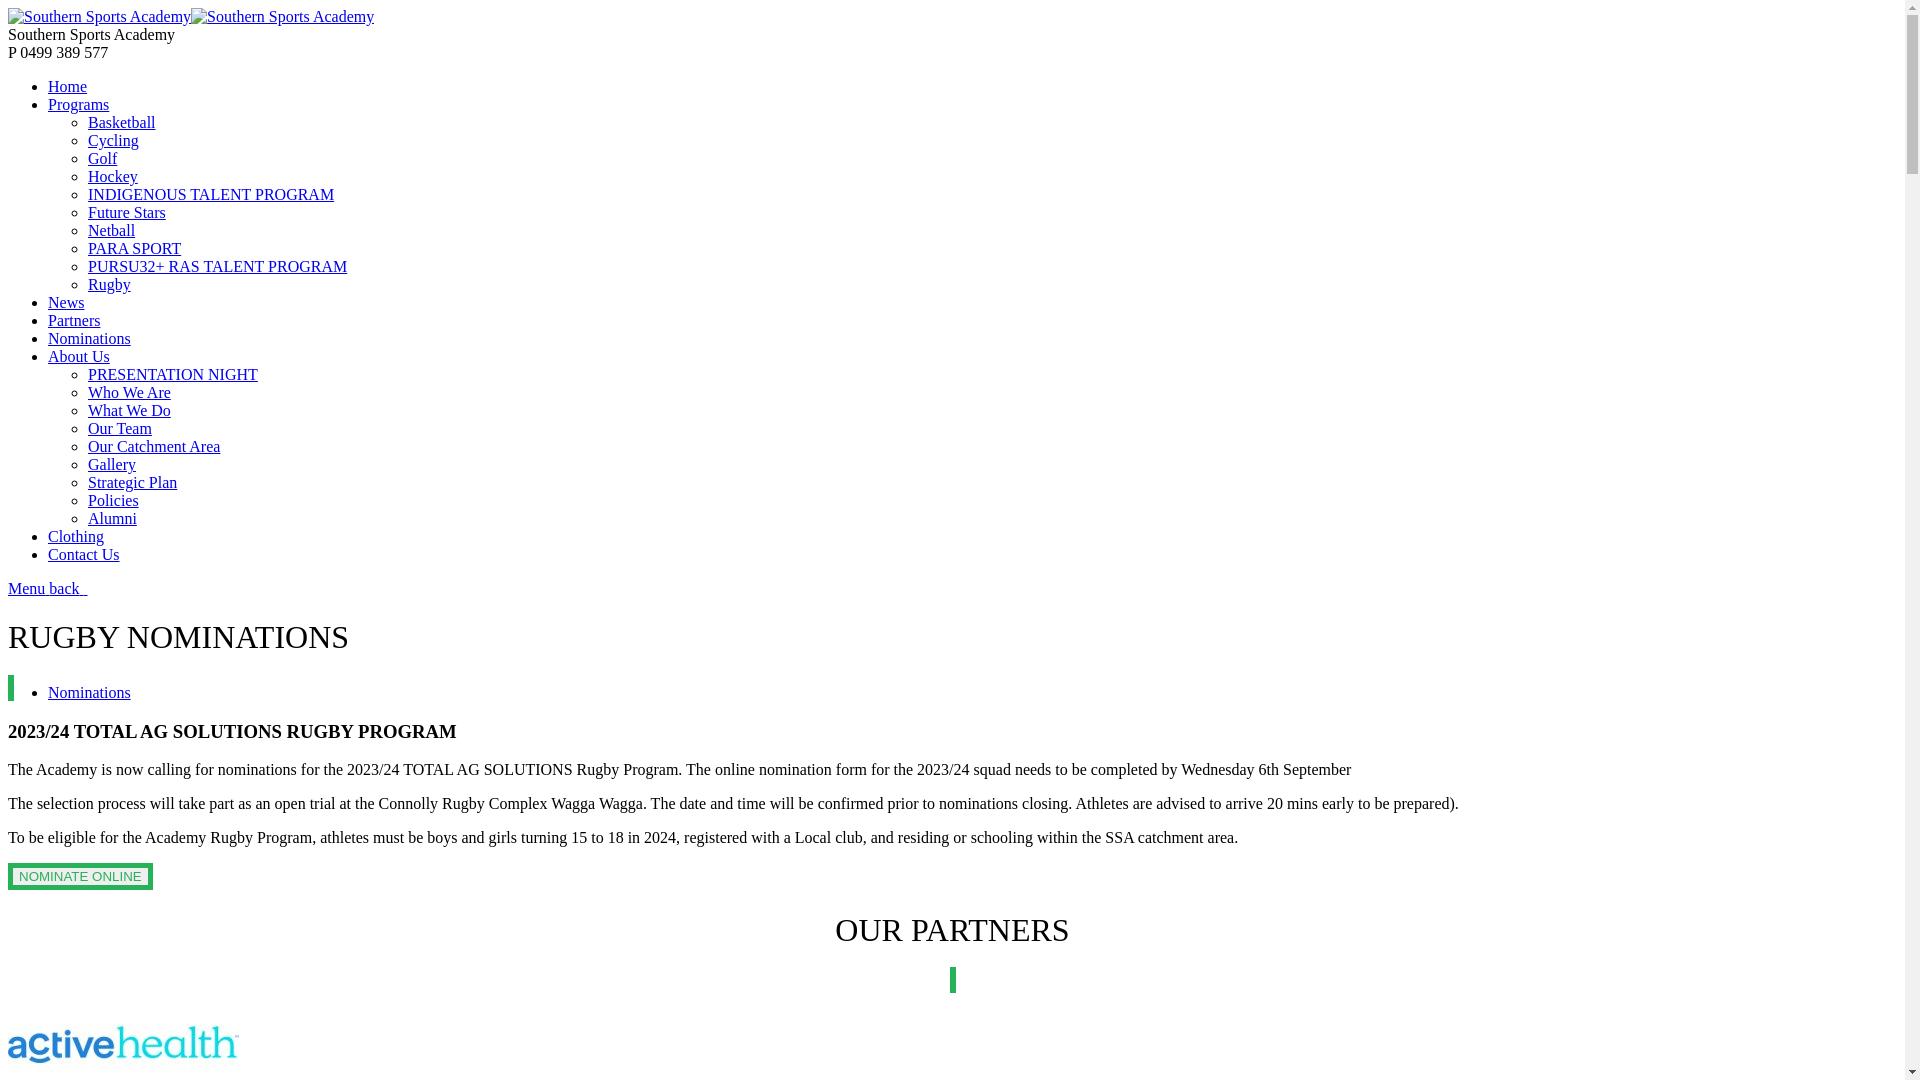  I want to click on 'Policies', so click(112, 499).